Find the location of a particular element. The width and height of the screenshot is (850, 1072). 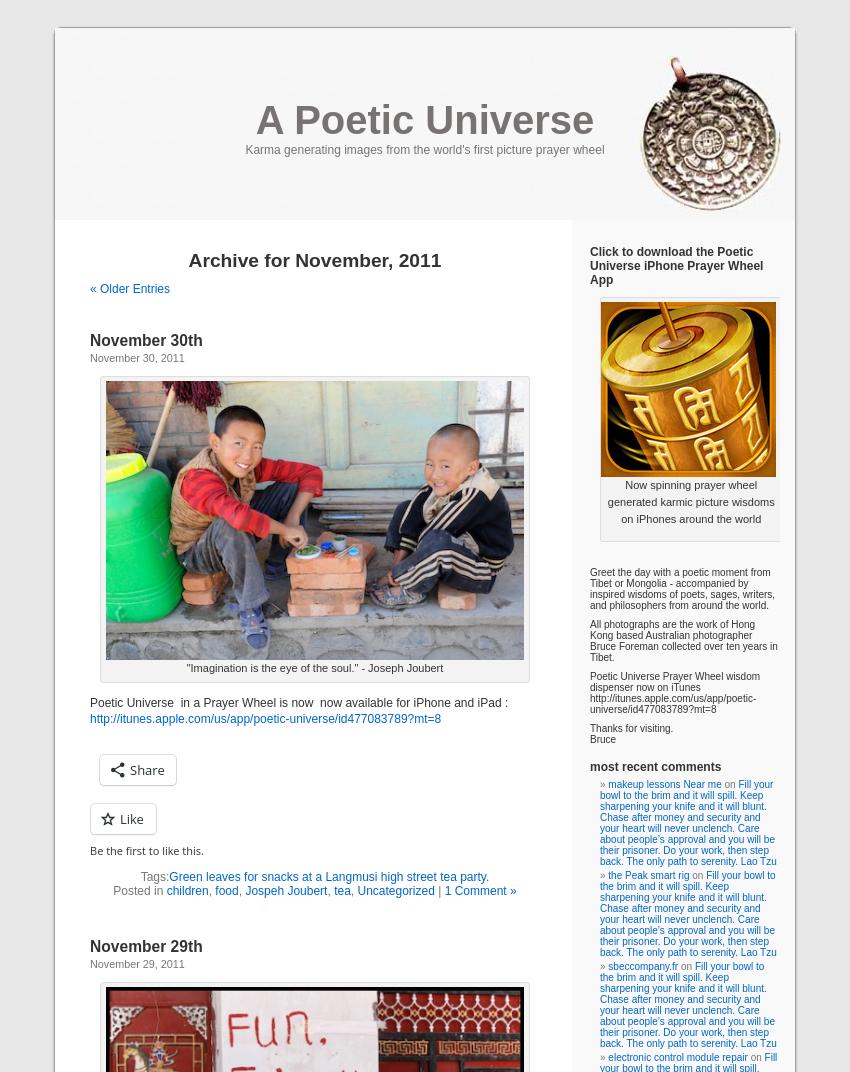

'November 30th' is located at coordinates (146, 340).